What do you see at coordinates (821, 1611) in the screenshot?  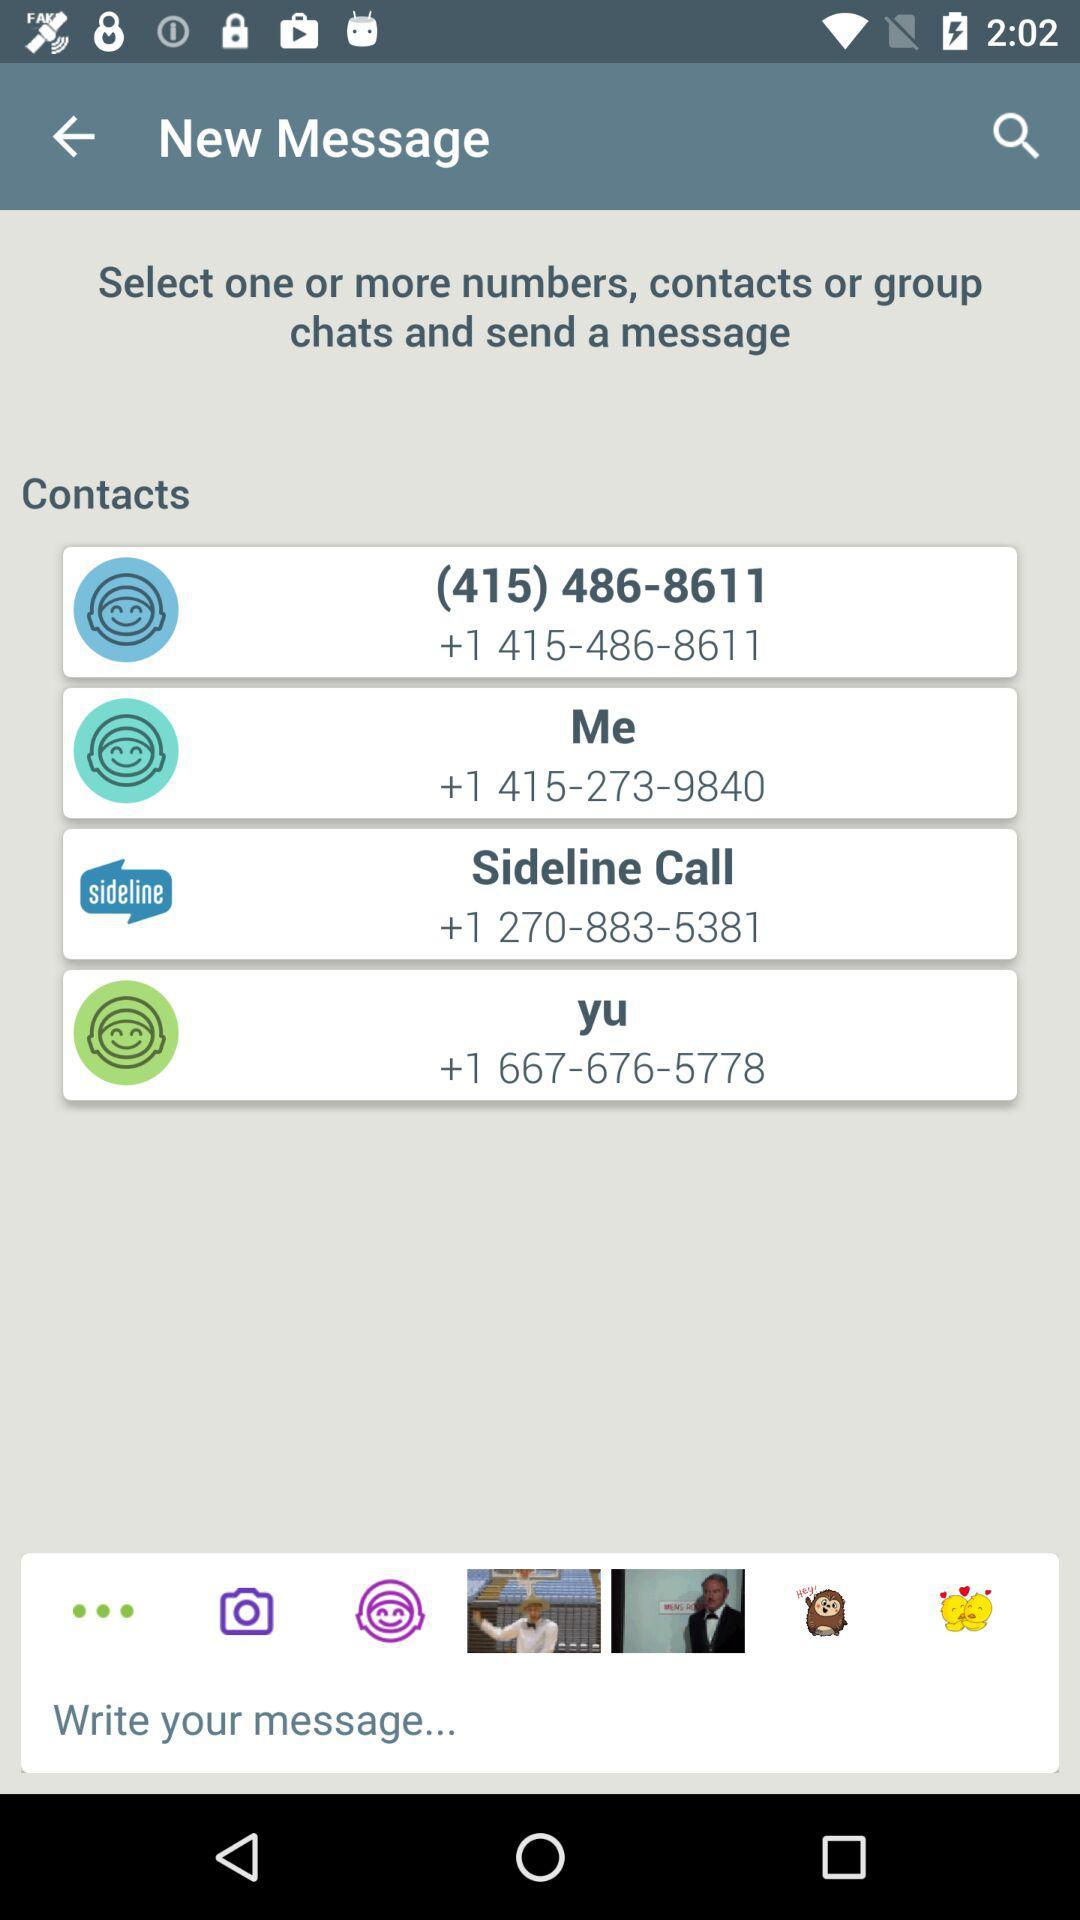 I see `monkey emoticon` at bounding box center [821, 1611].